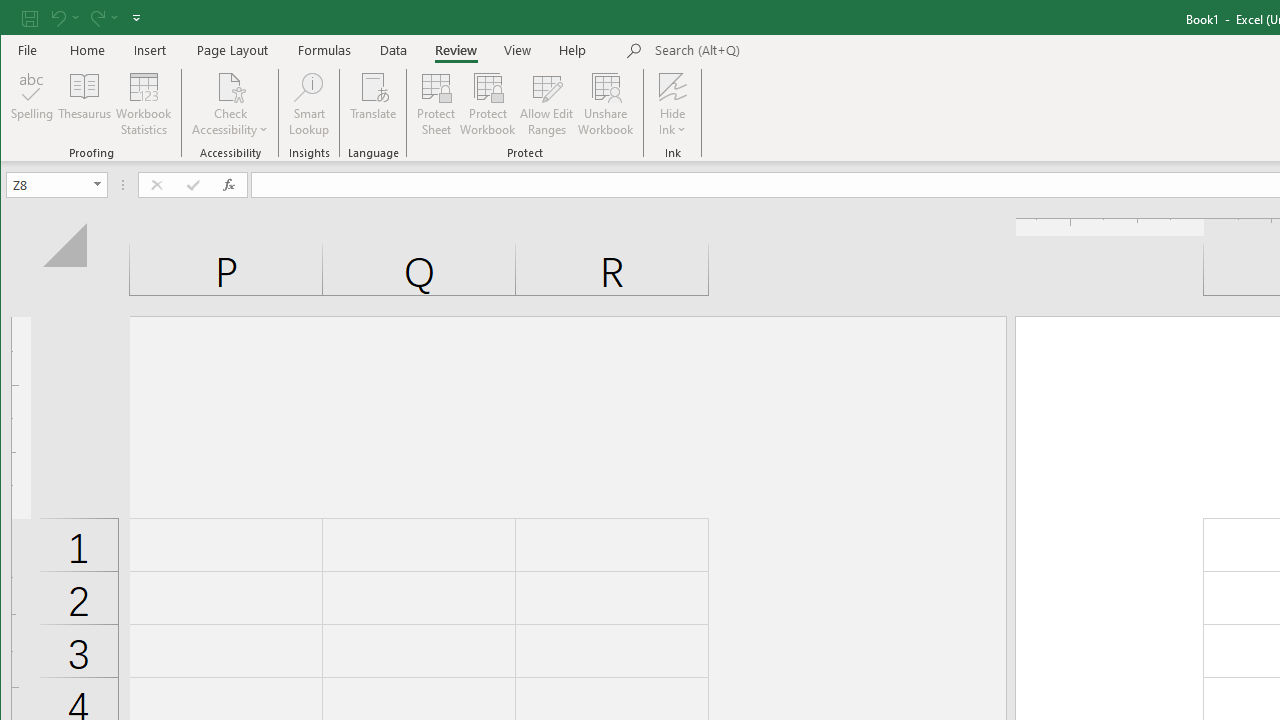 The image size is (1280, 720). What do you see at coordinates (325, 49) in the screenshot?
I see `'Formulas'` at bounding box center [325, 49].